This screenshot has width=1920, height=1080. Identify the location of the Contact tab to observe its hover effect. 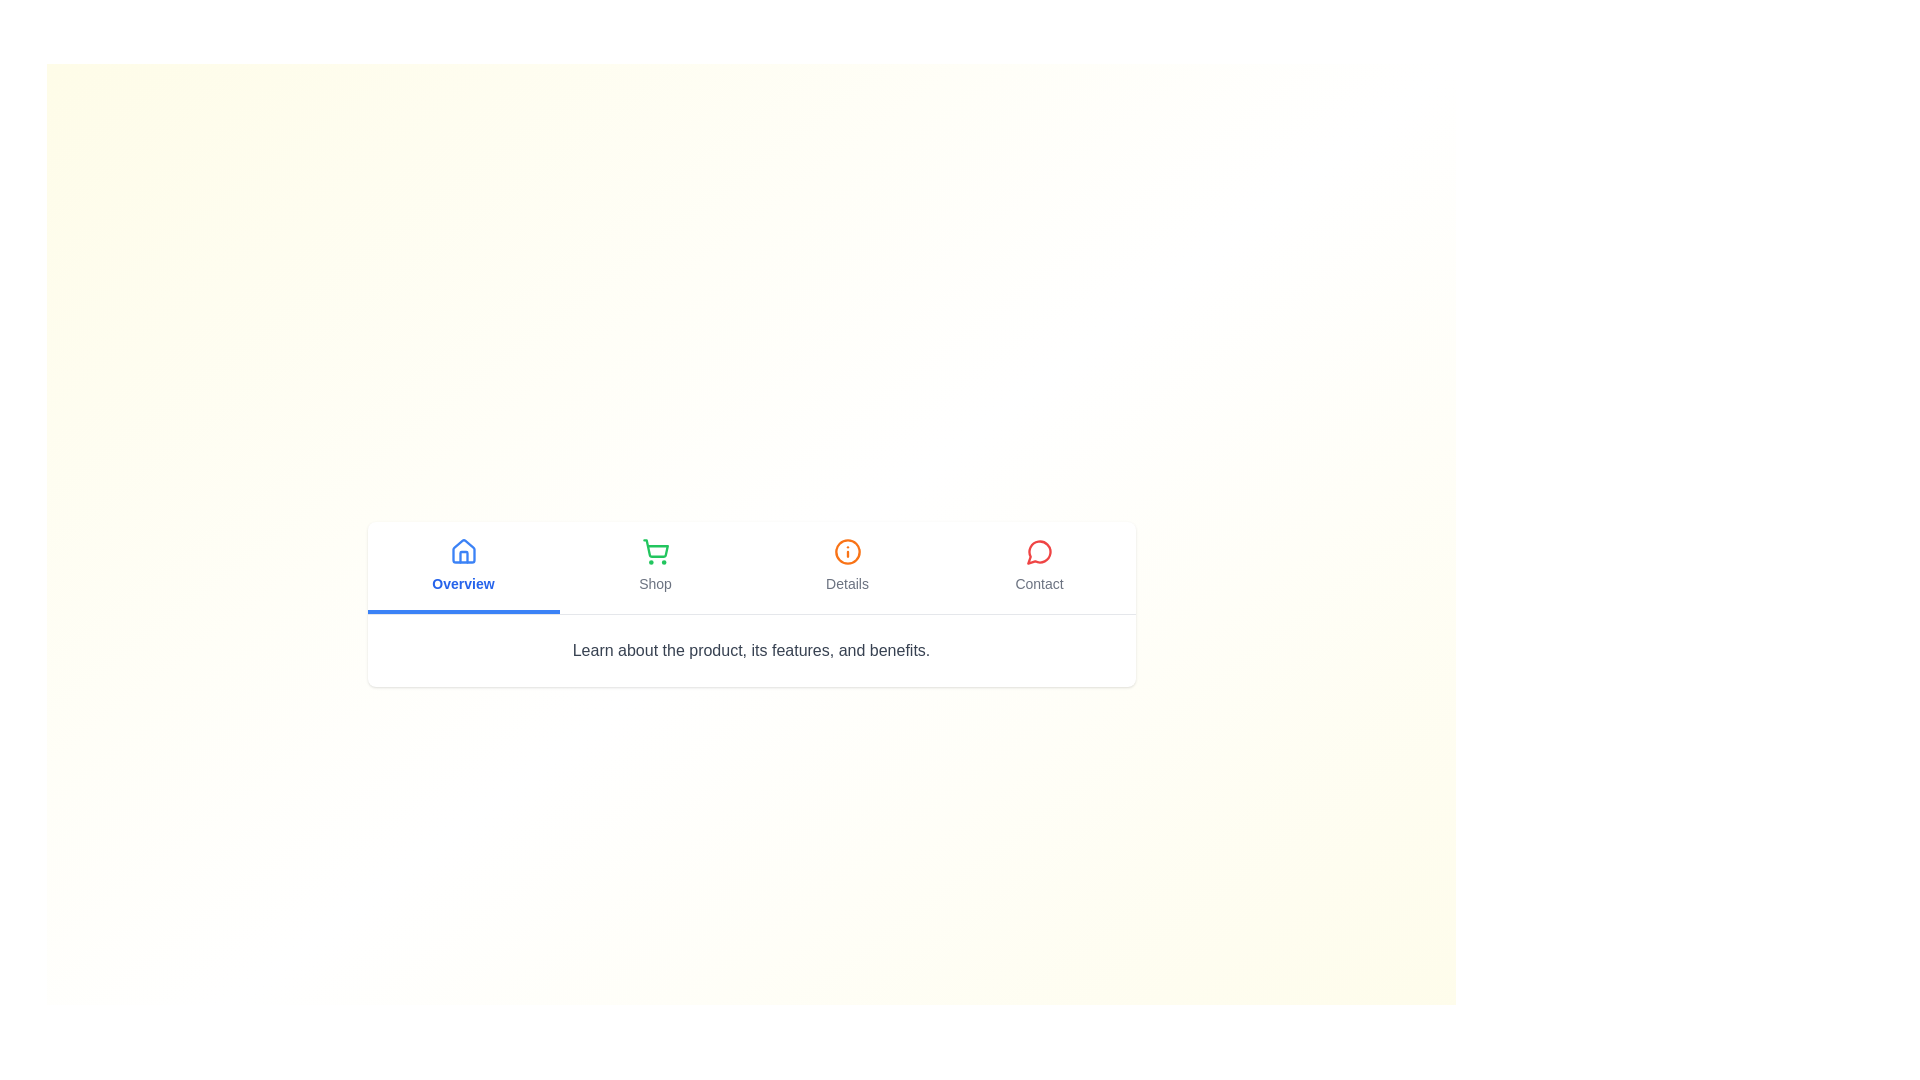
(1039, 567).